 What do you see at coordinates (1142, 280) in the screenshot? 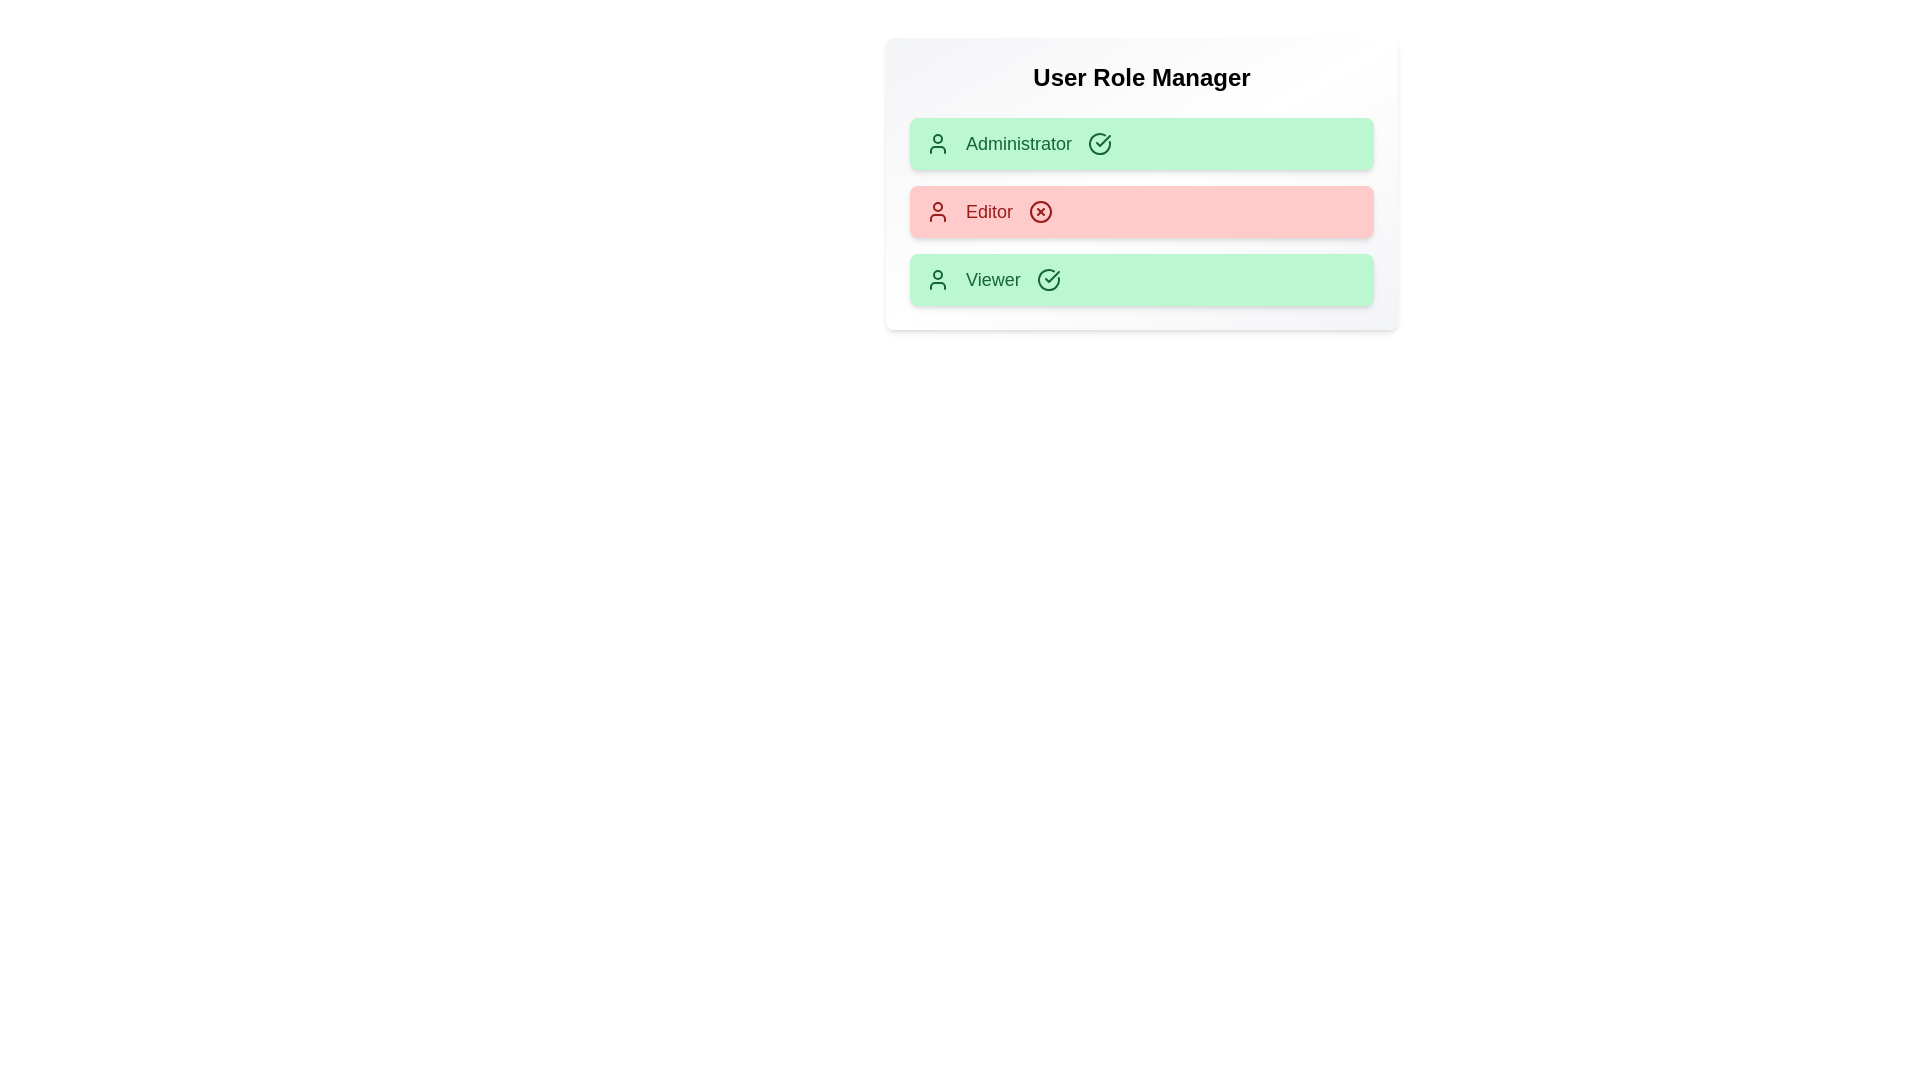
I see `the role Viewer by clicking on its corresponding area` at bounding box center [1142, 280].